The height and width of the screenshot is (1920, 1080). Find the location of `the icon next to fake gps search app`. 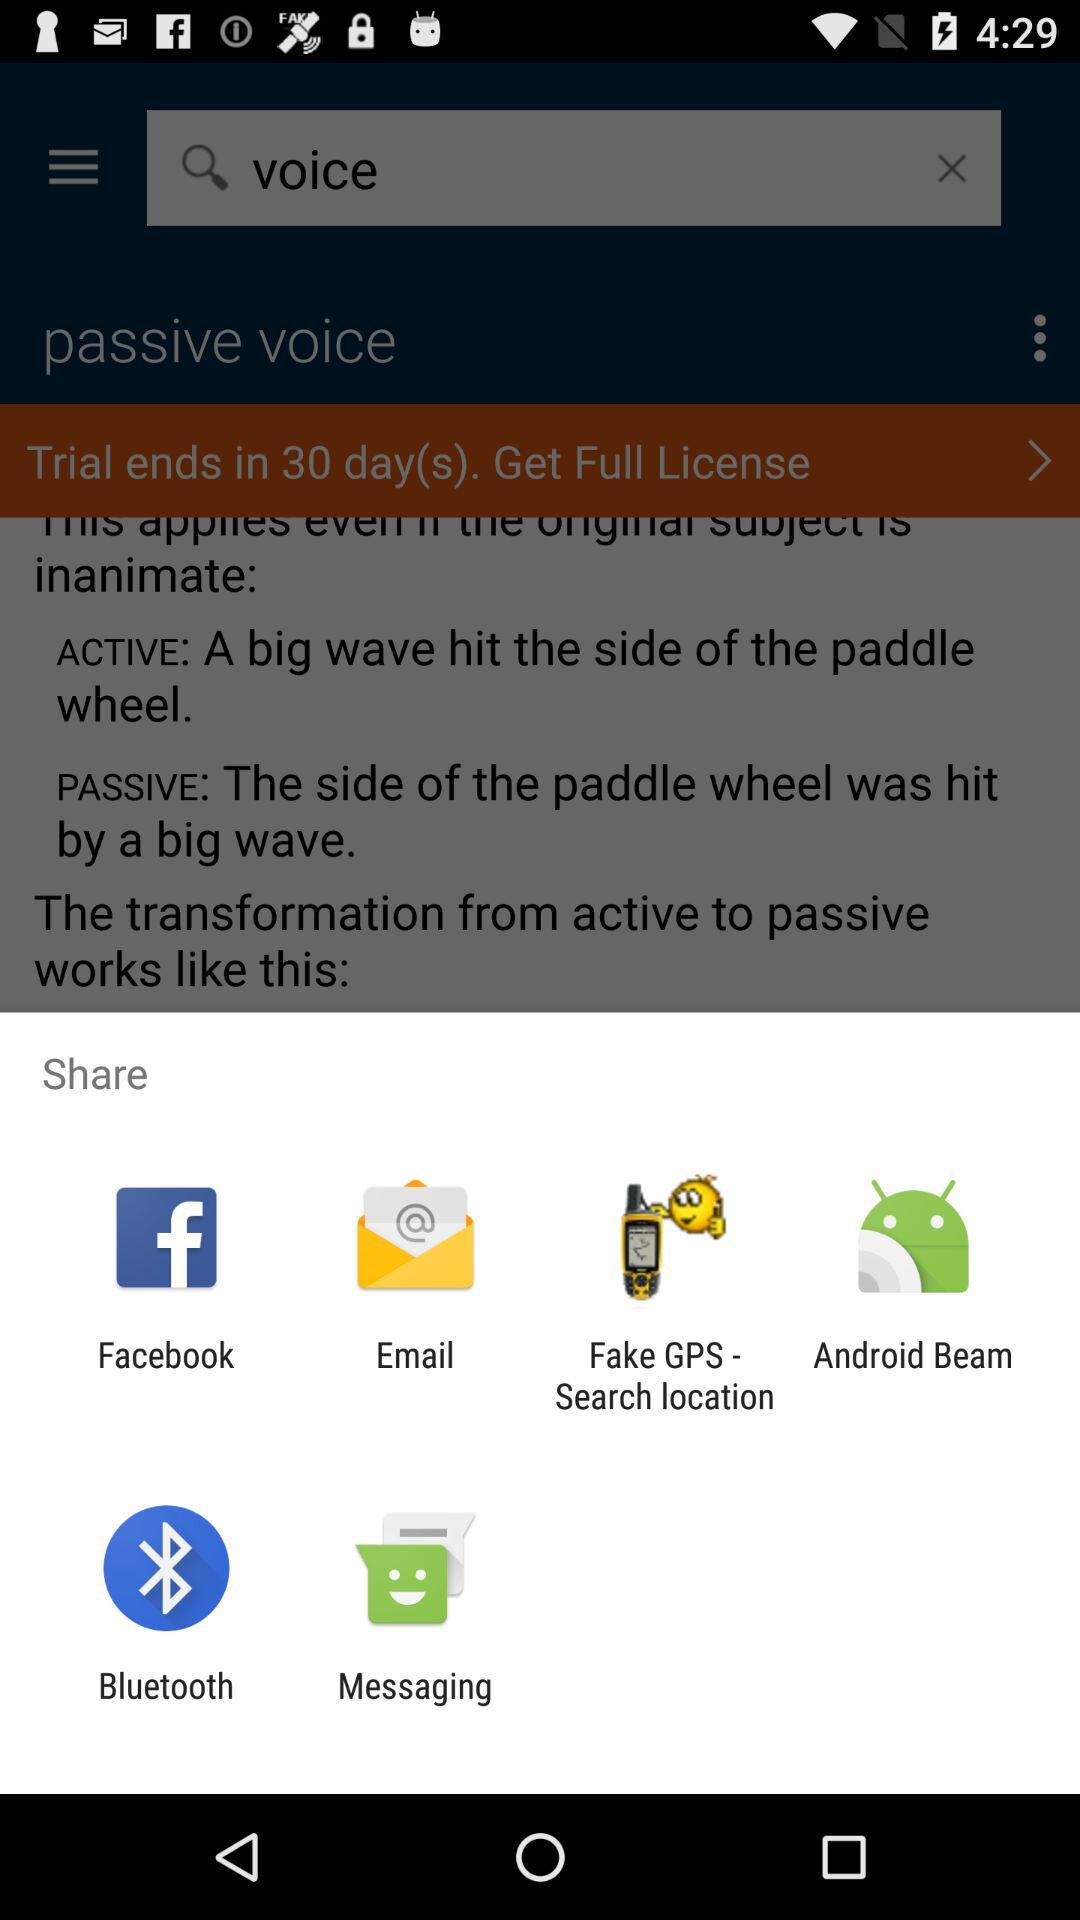

the icon next to fake gps search app is located at coordinates (414, 1374).